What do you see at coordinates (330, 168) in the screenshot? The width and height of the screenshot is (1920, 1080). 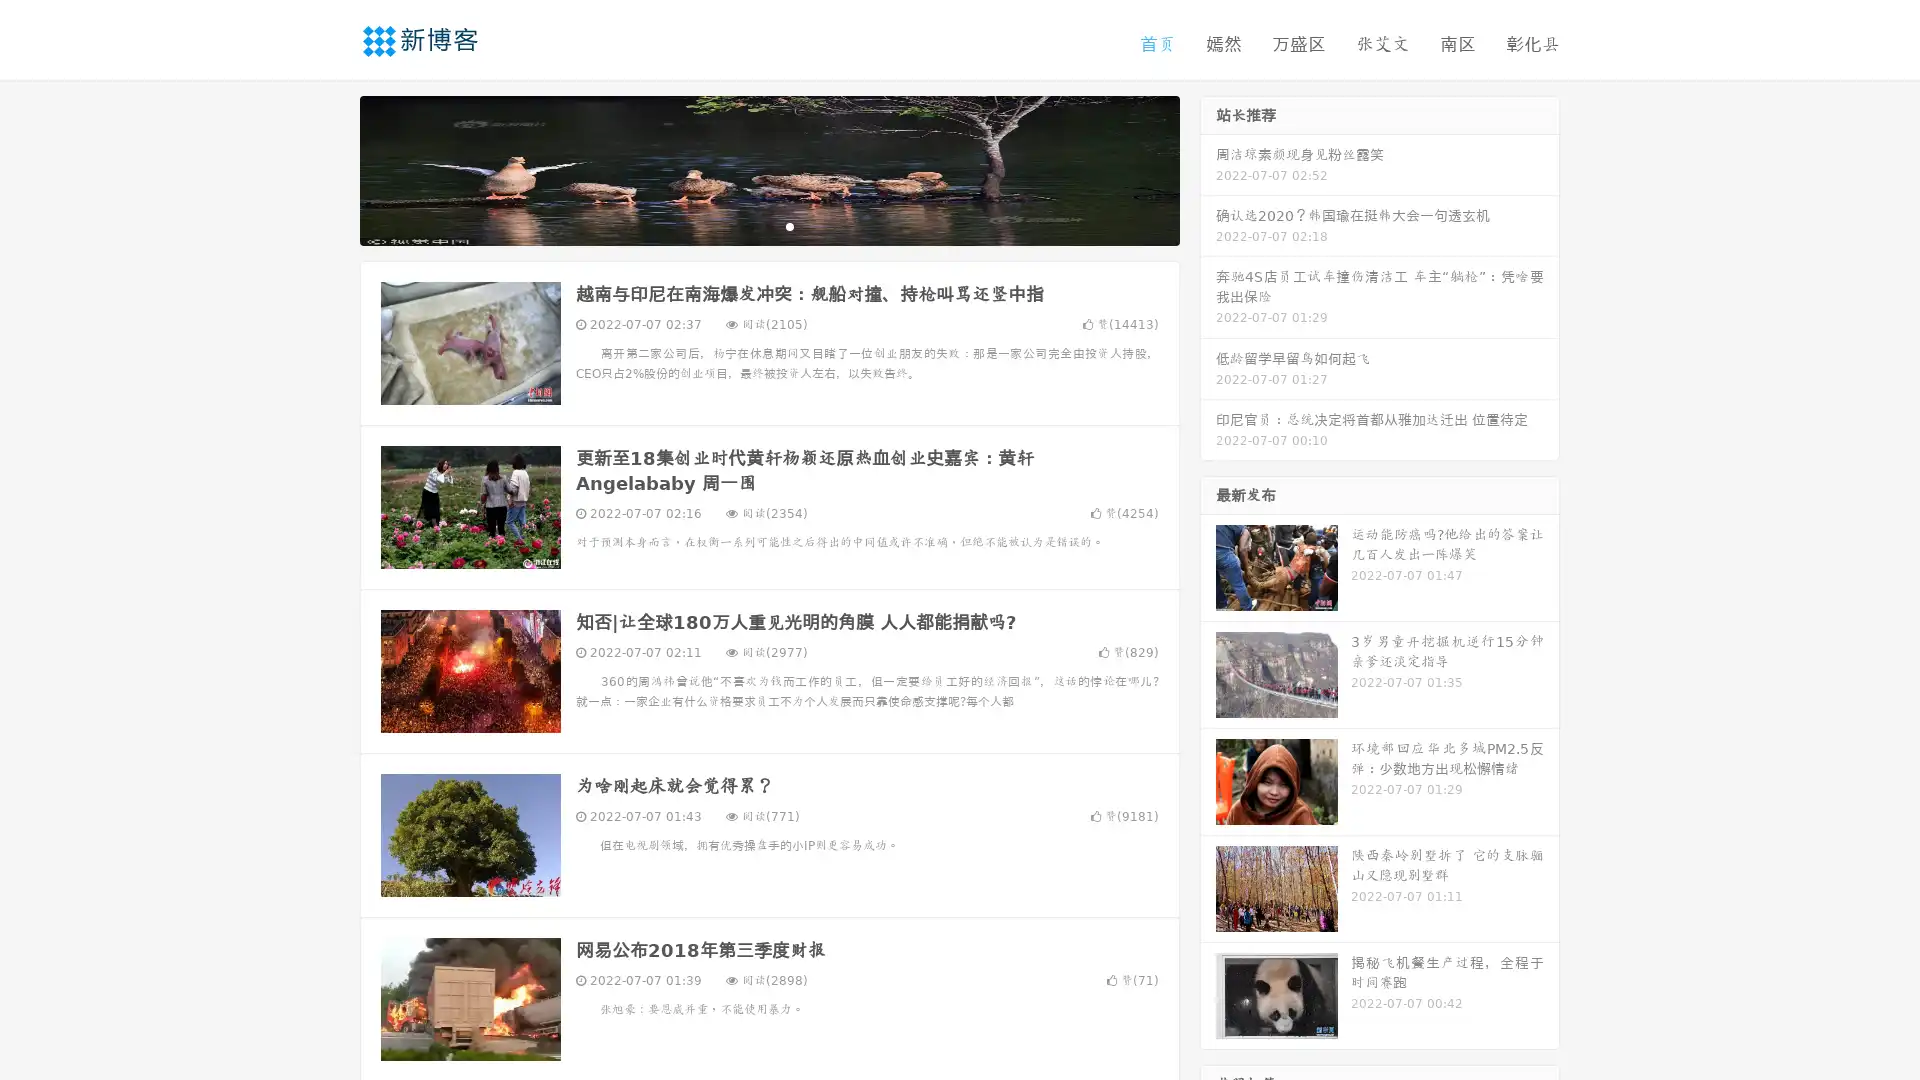 I see `Previous slide` at bounding box center [330, 168].